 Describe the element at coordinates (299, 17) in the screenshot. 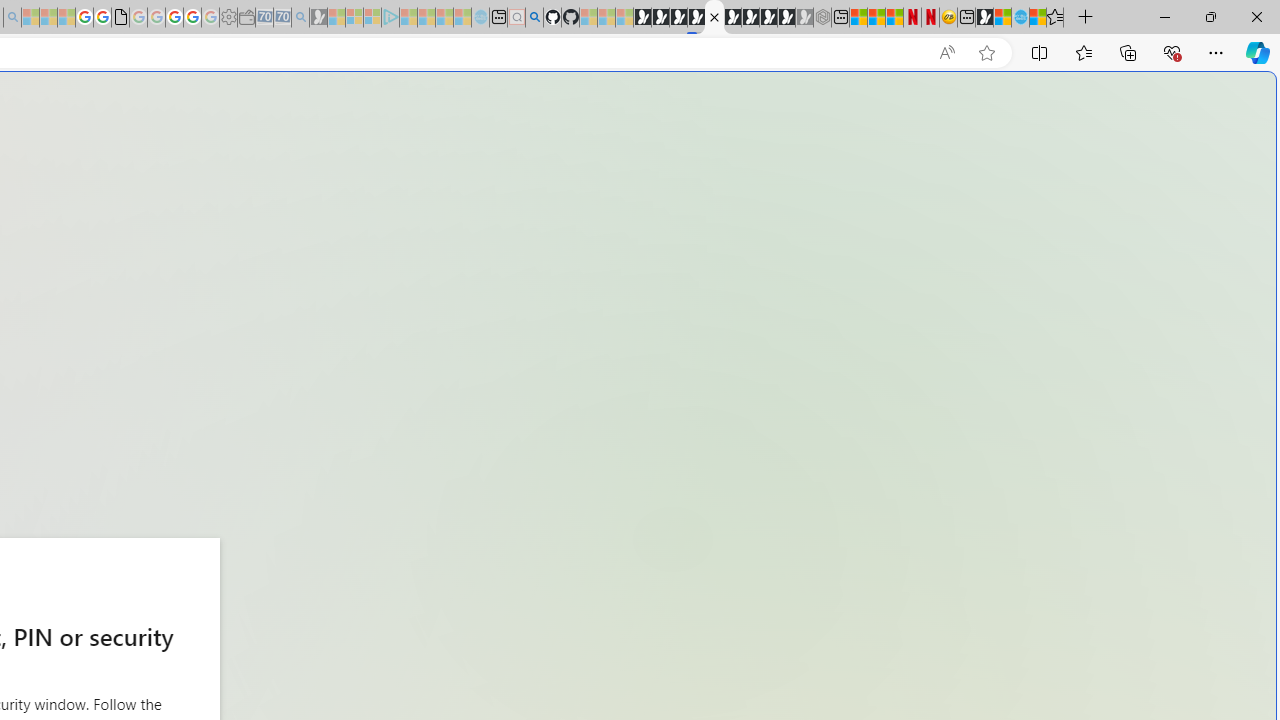

I see `'Bing Real Estate - Home sales and rental listings - Sleeping'` at that location.